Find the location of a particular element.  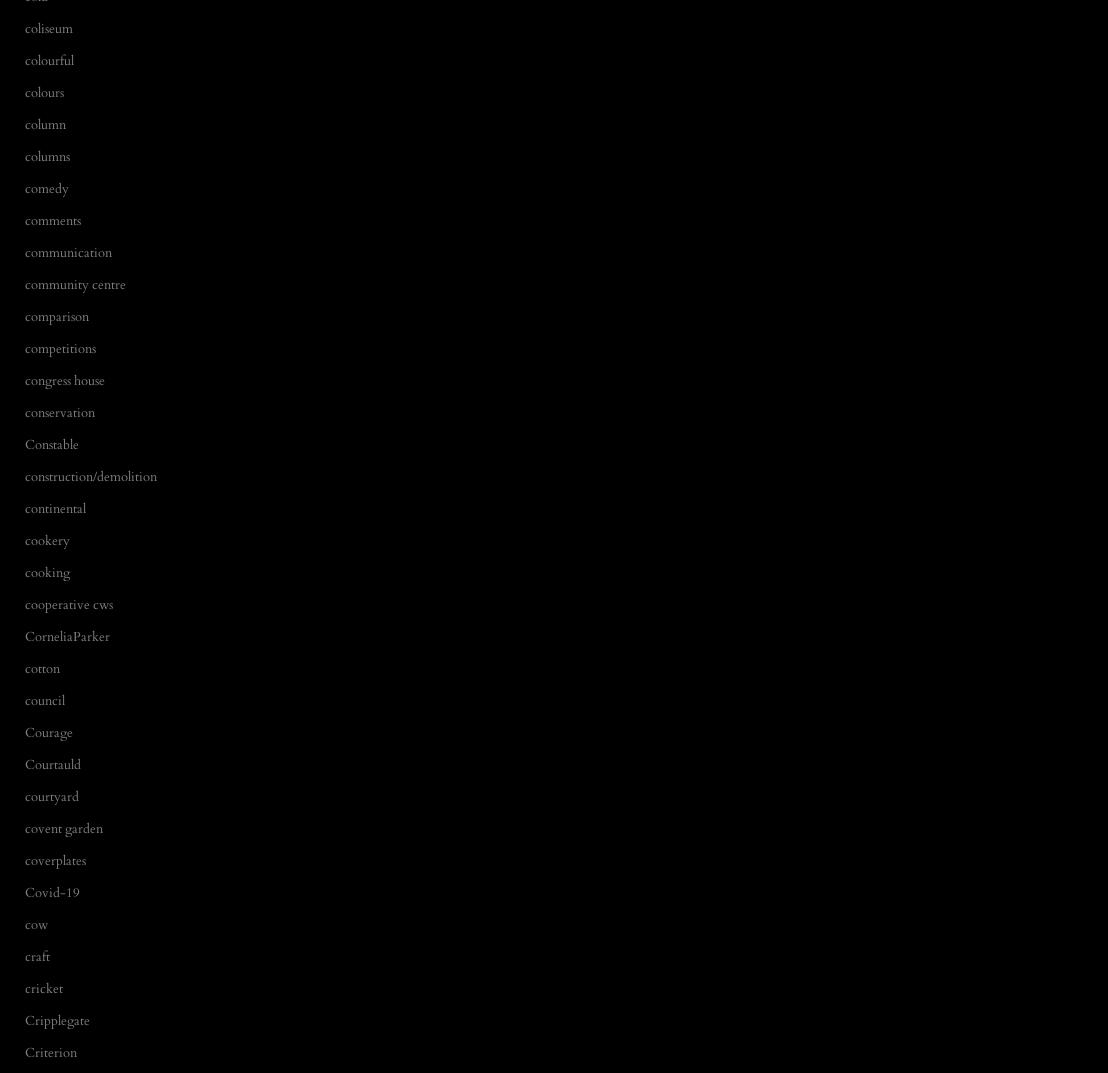

'Criterion' is located at coordinates (49, 1051).